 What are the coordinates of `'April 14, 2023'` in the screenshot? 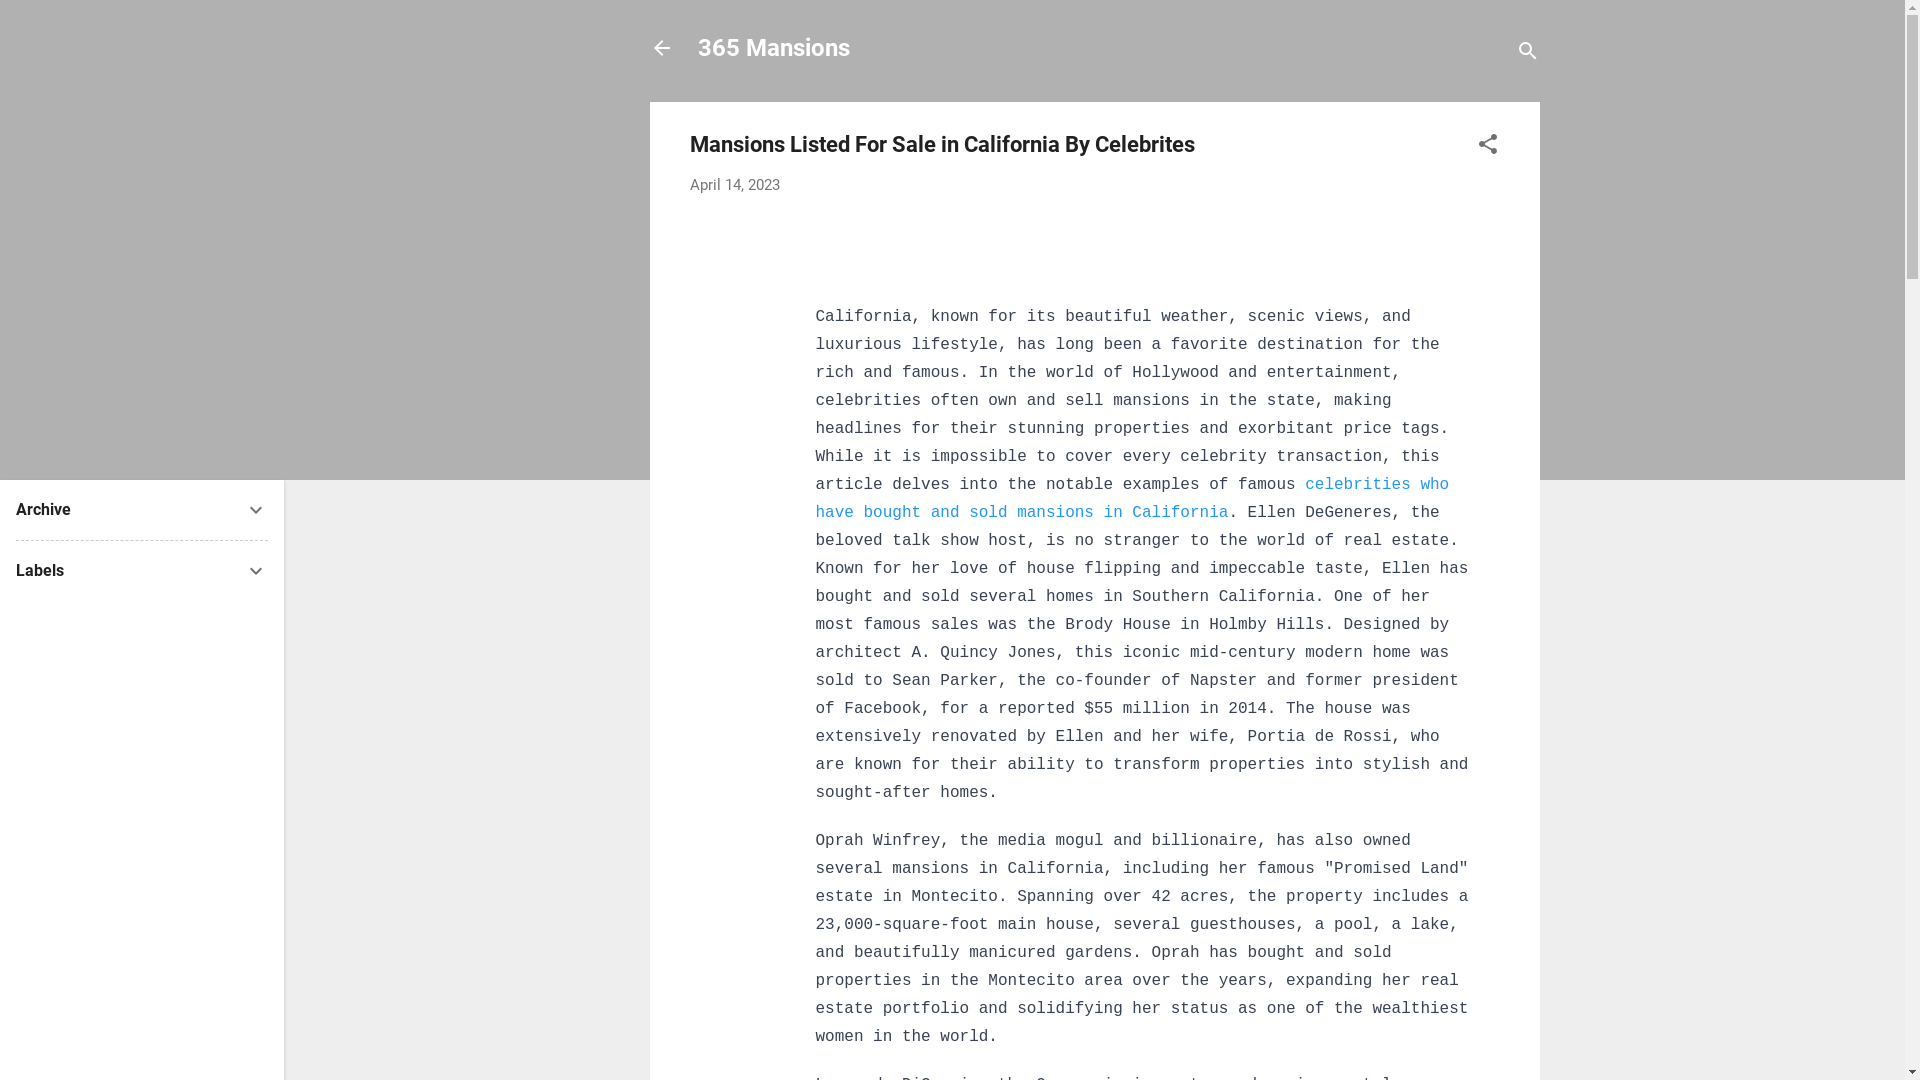 It's located at (733, 185).